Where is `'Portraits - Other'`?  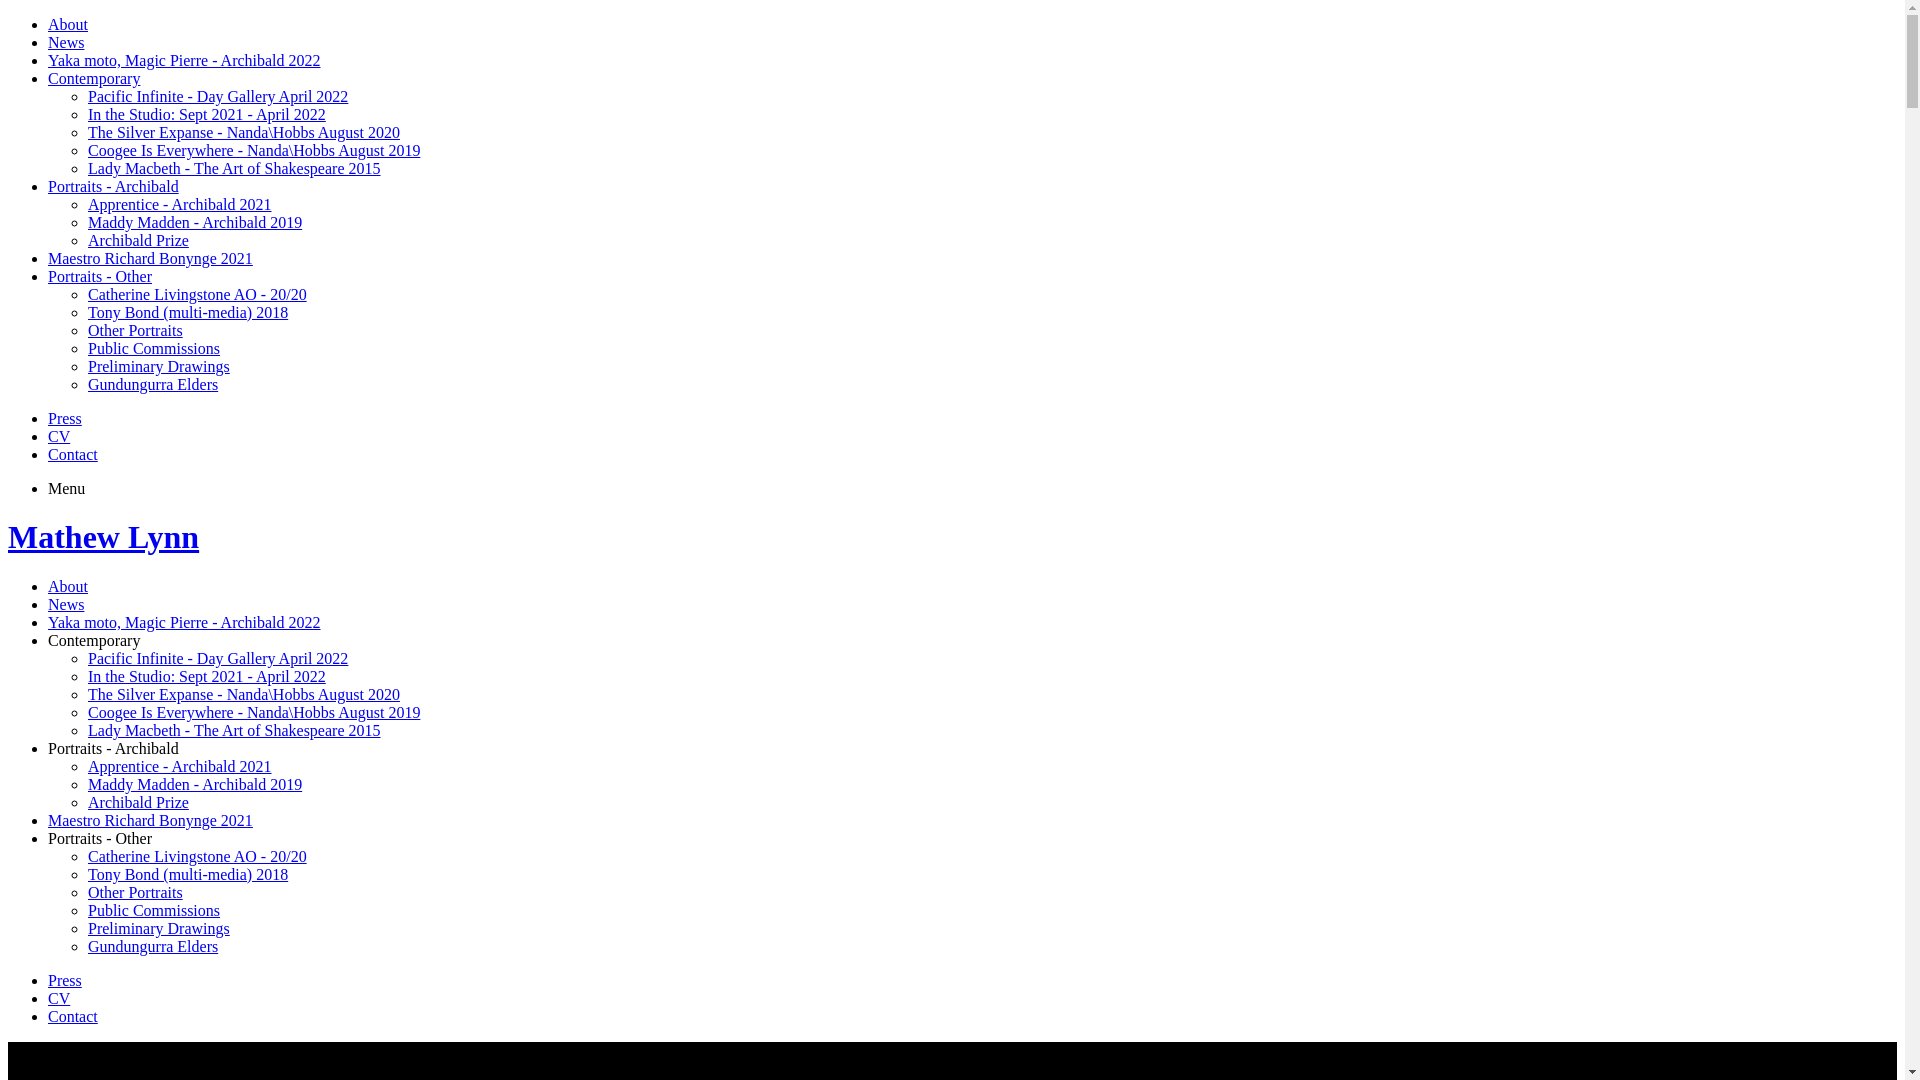 'Portraits - Other' is located at coordinates (99, 838).